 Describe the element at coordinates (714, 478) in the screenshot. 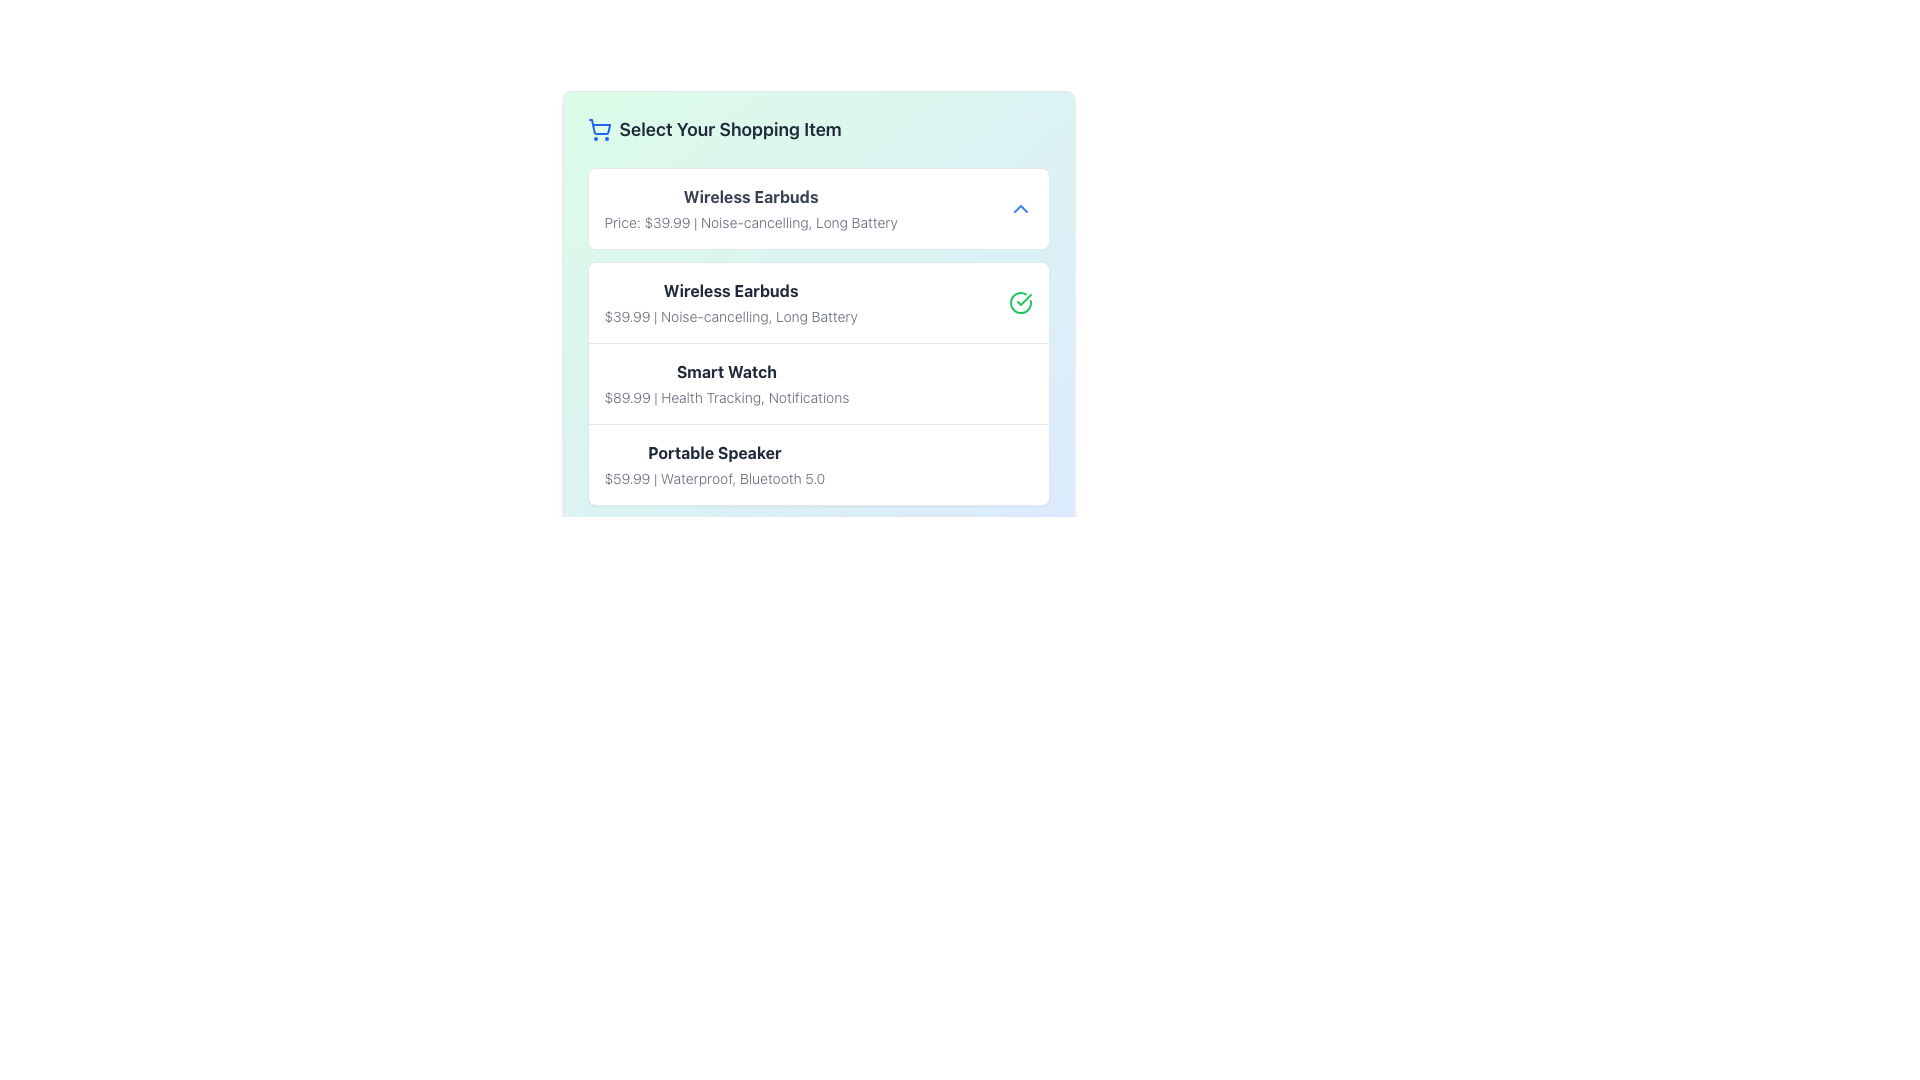

I see `the Text Display element that shows the price and description of the Portable Speaker, which is located beneath the title and styled in light gray font` at that location.